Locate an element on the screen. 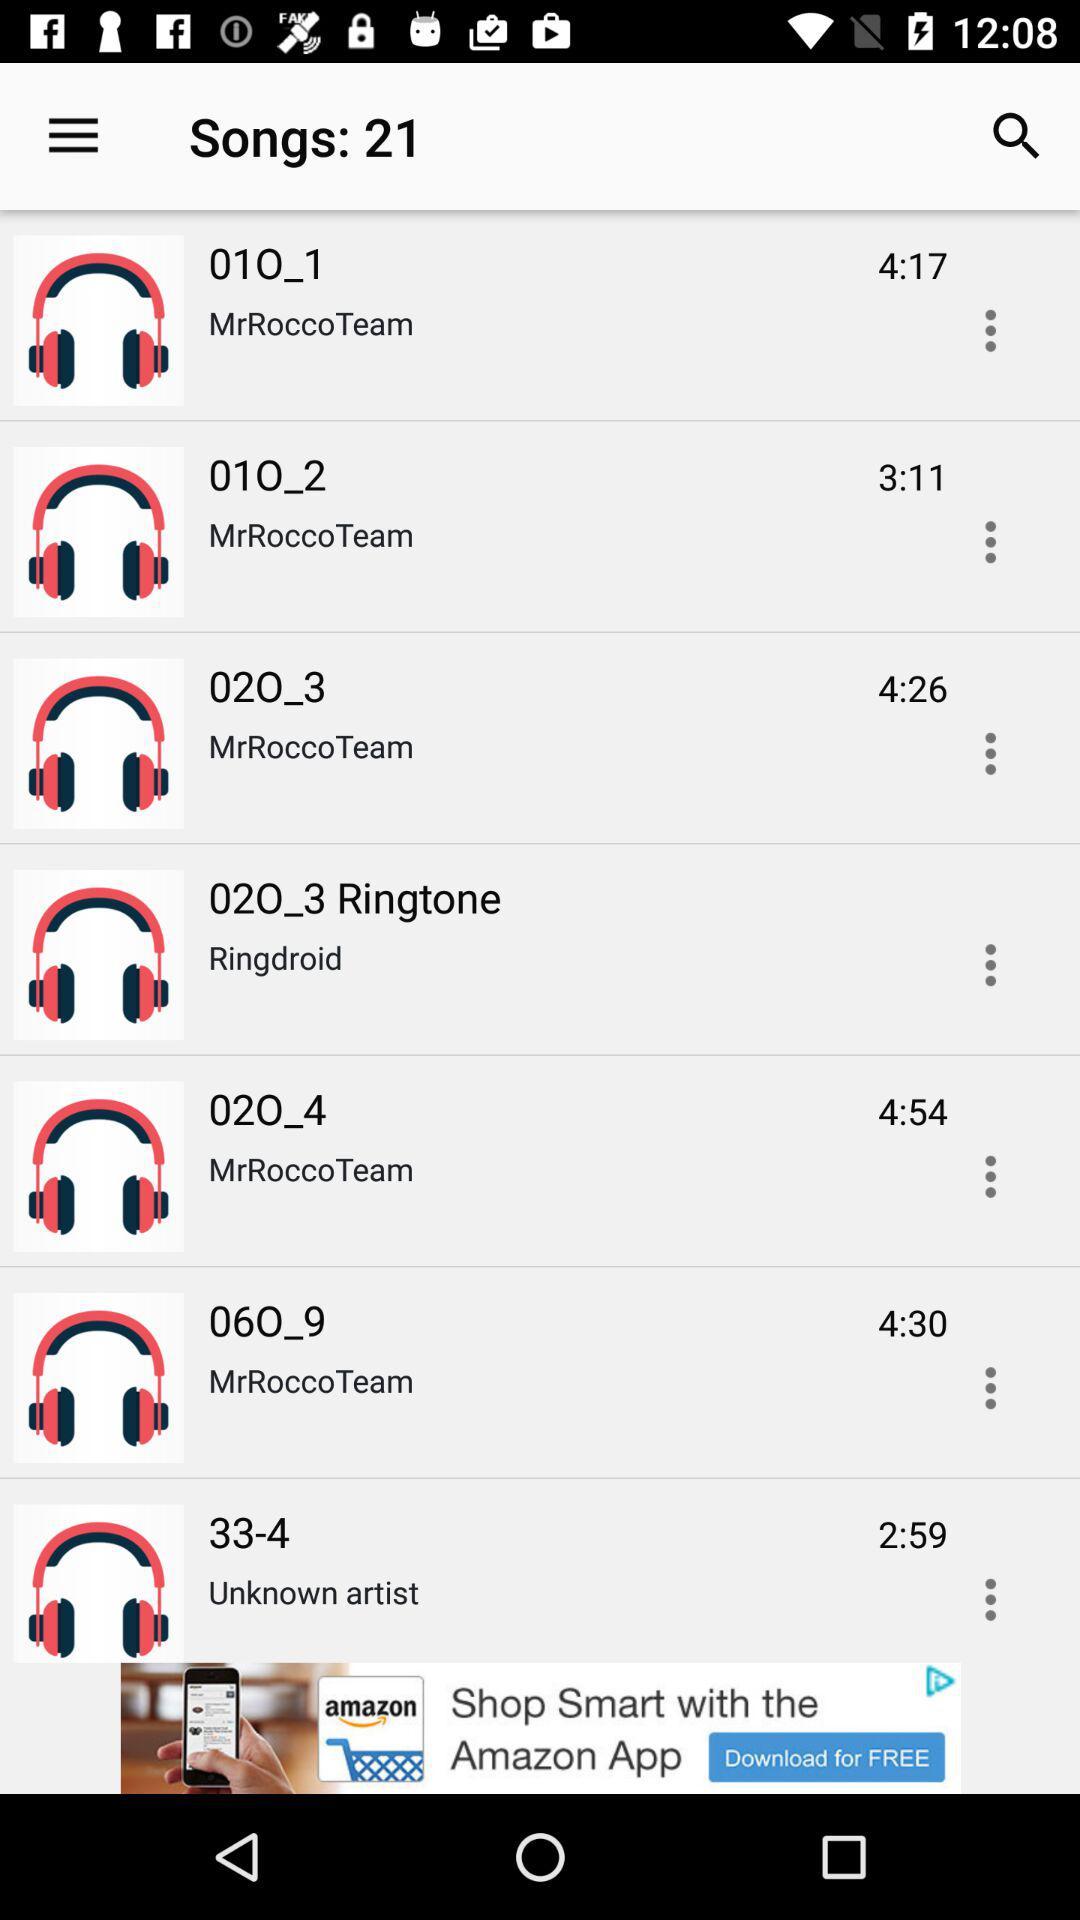 This screenshot has width=1080, height=1920. open options is located at coordinates (990, 330).